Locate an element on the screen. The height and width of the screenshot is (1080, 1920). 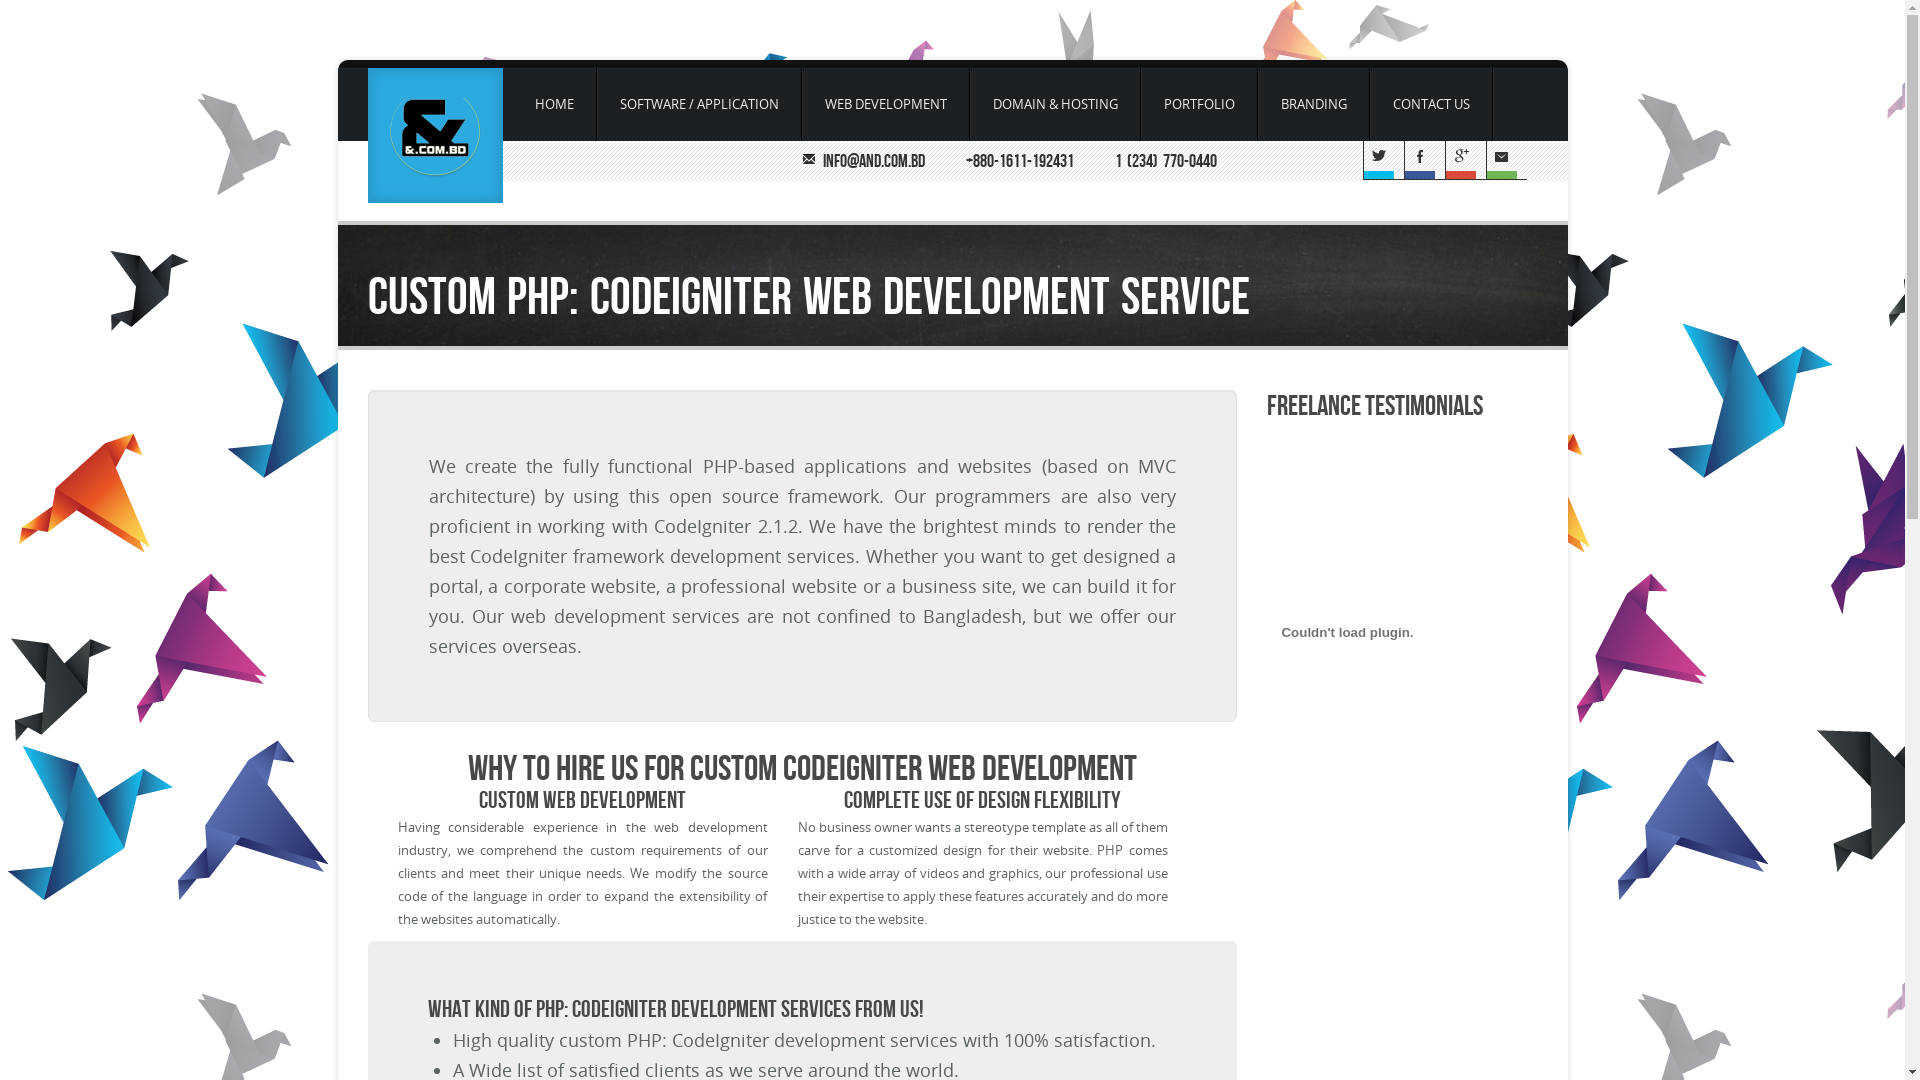
'HOME' is located at coordinates (553, 104).